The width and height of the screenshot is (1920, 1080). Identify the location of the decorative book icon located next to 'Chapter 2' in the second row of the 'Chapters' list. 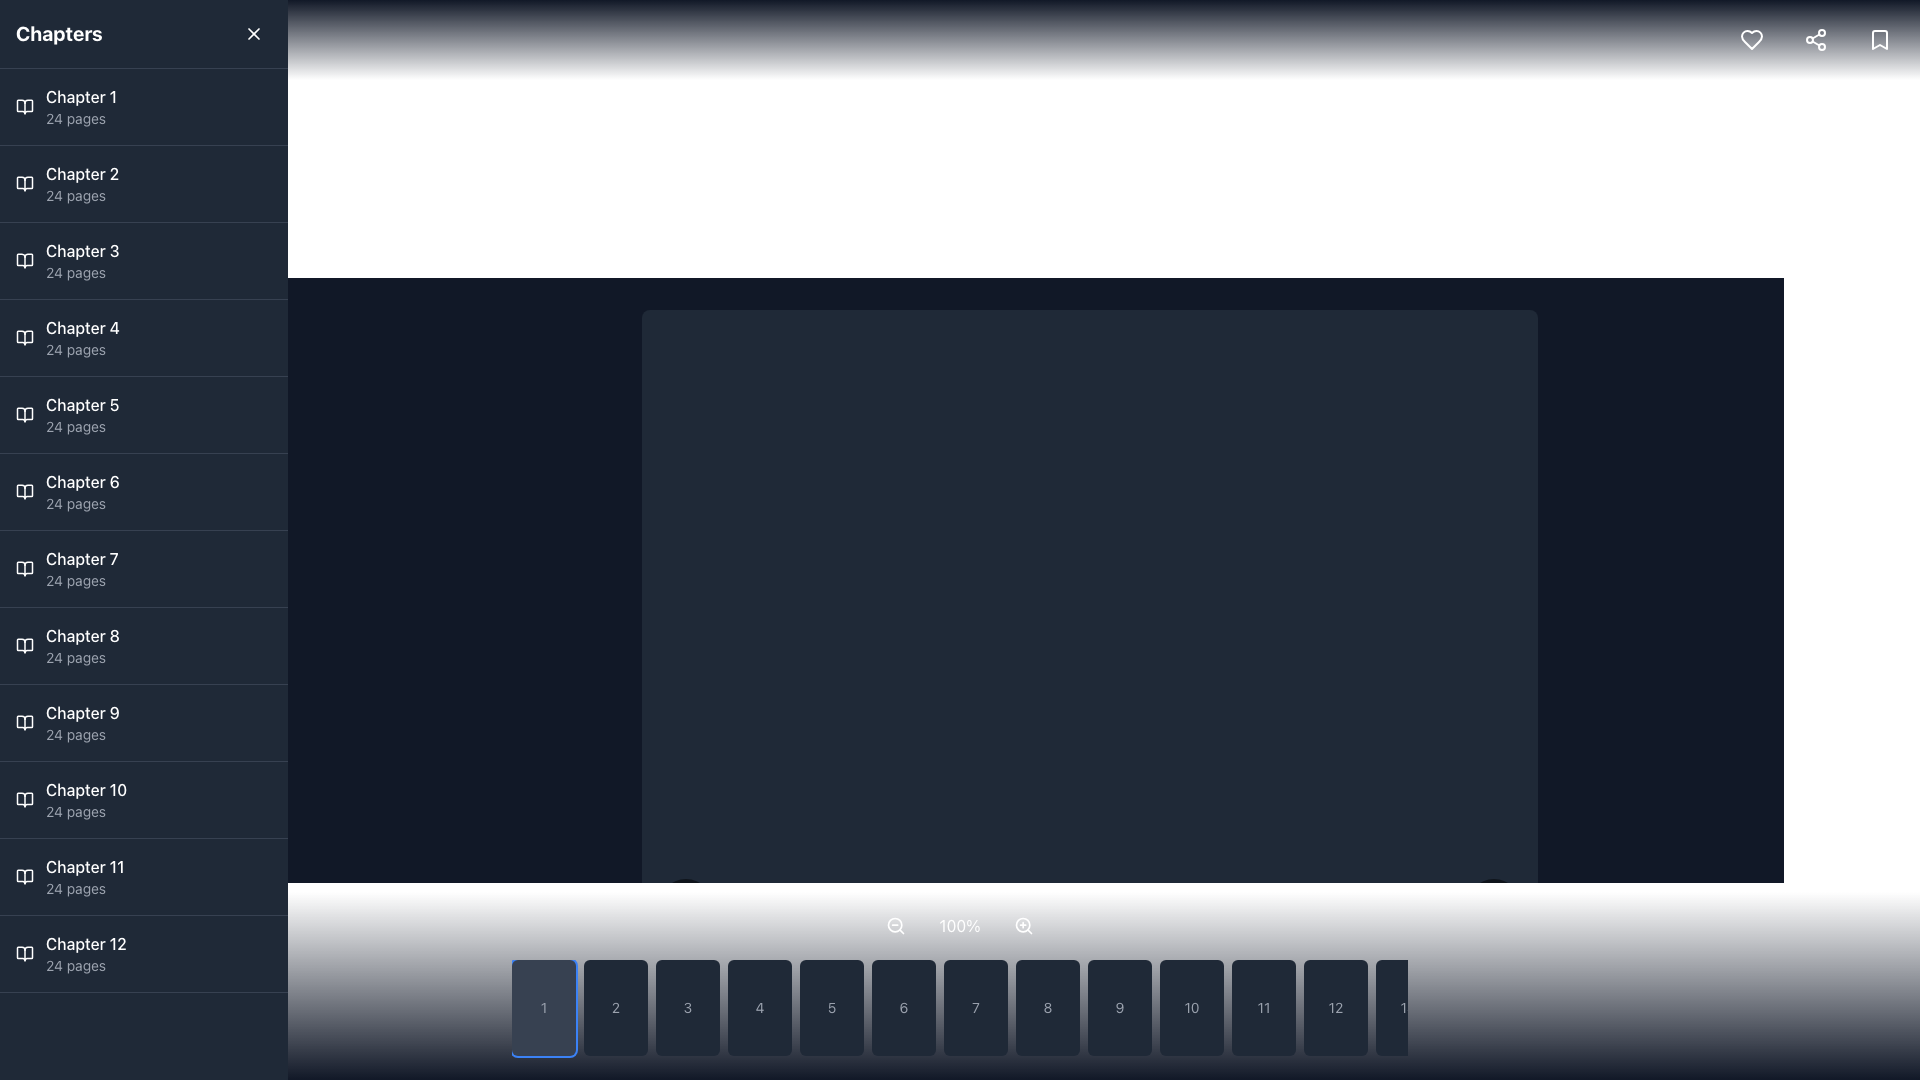
(24, 184).